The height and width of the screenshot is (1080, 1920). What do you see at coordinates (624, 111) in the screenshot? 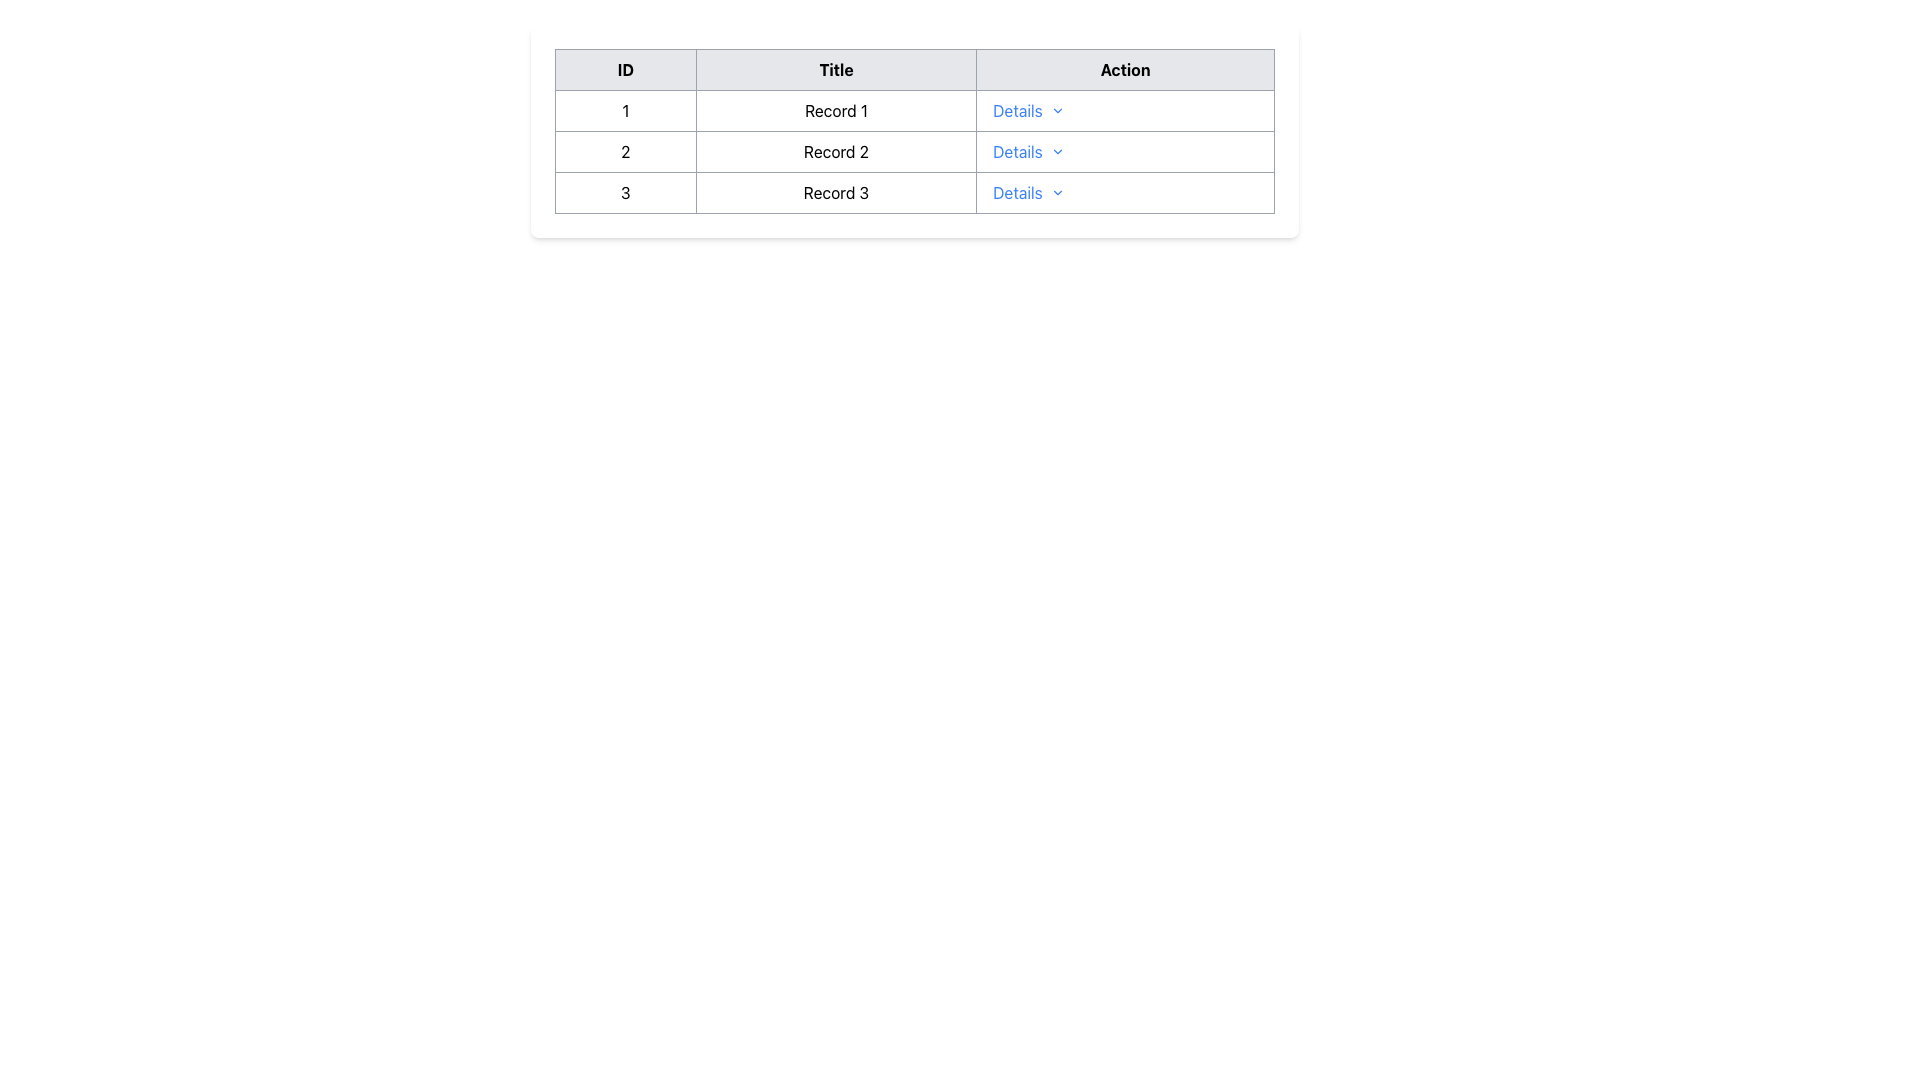
I see `the static text element that serves as the ID label in the first cell of the table row, located left of the 'Record 1' sibling` at bounding box center [624, 111].